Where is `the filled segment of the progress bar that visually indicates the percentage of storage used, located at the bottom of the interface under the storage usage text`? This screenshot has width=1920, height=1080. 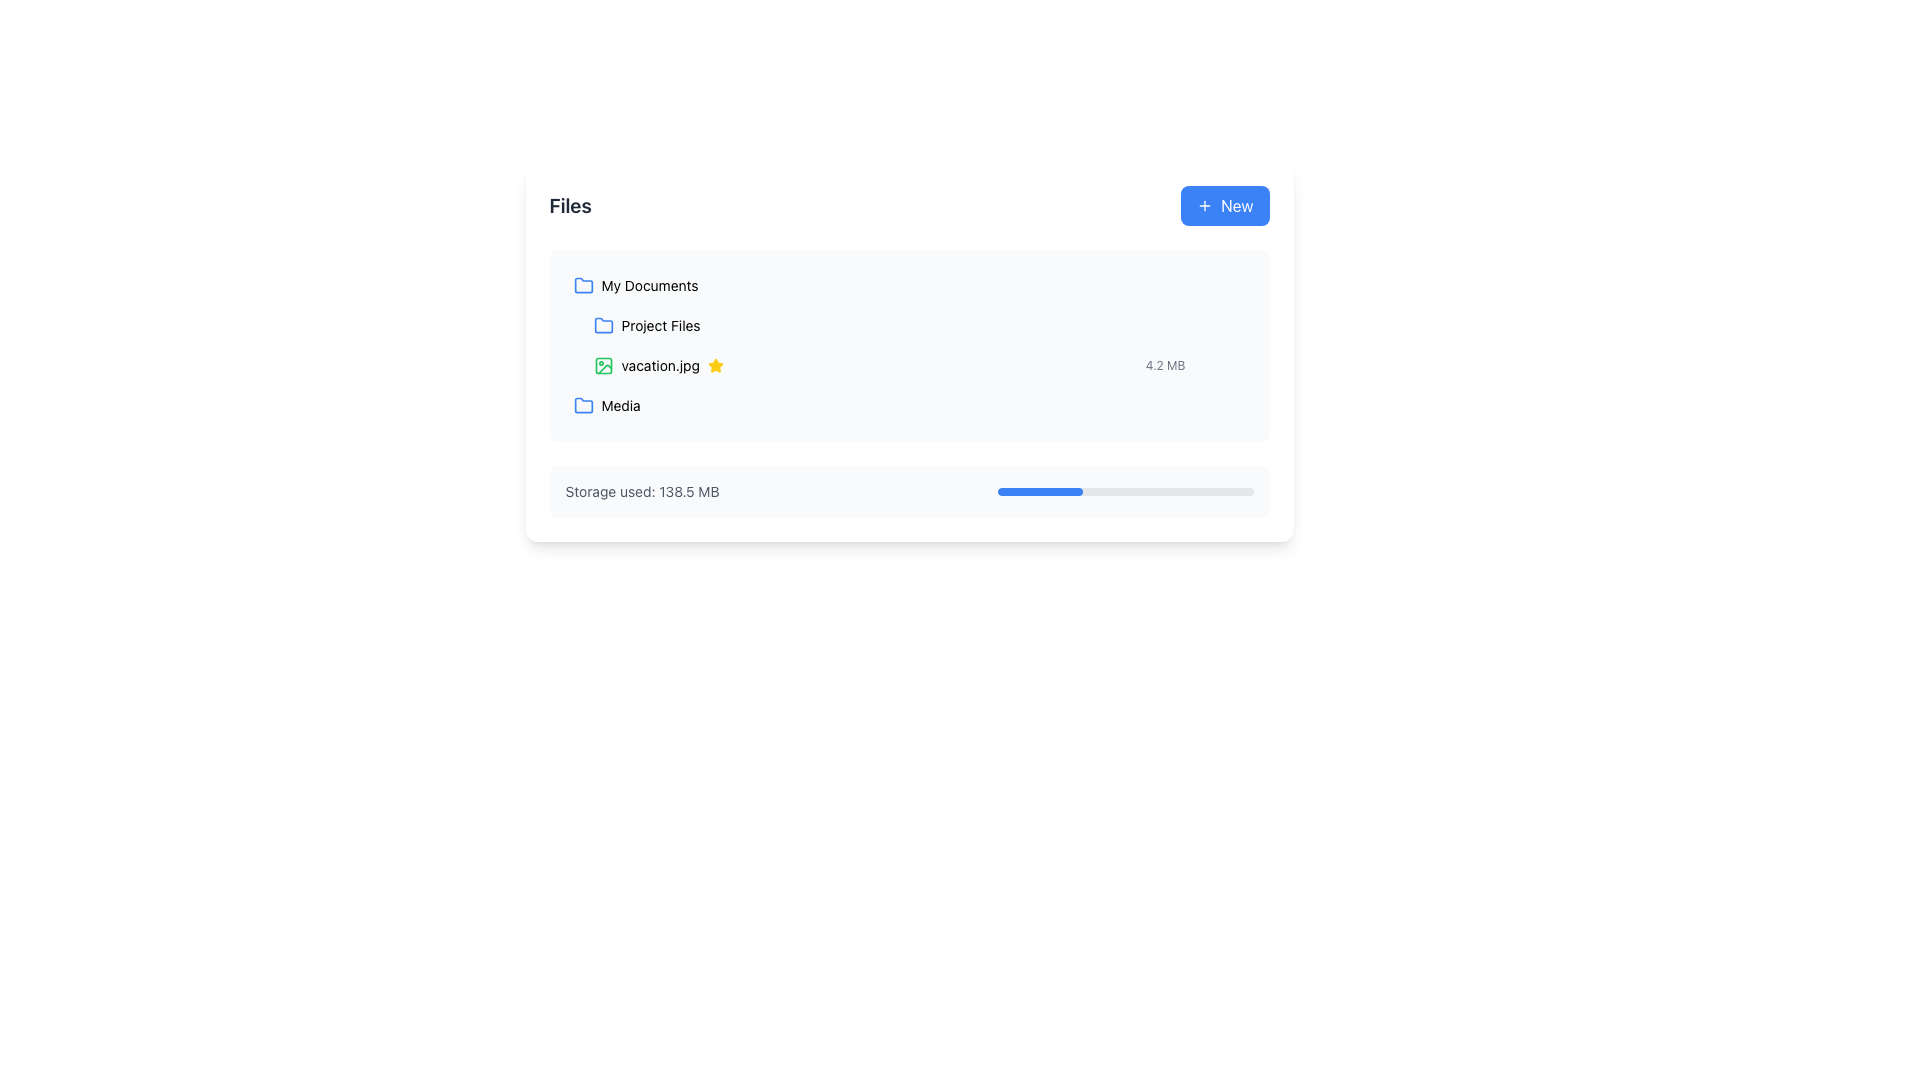
the filled segment of the progress bar that visually indicates the percentage of storage used, located at the bottom of the interface under the storage usage text is located at coordinates (1040, 492).